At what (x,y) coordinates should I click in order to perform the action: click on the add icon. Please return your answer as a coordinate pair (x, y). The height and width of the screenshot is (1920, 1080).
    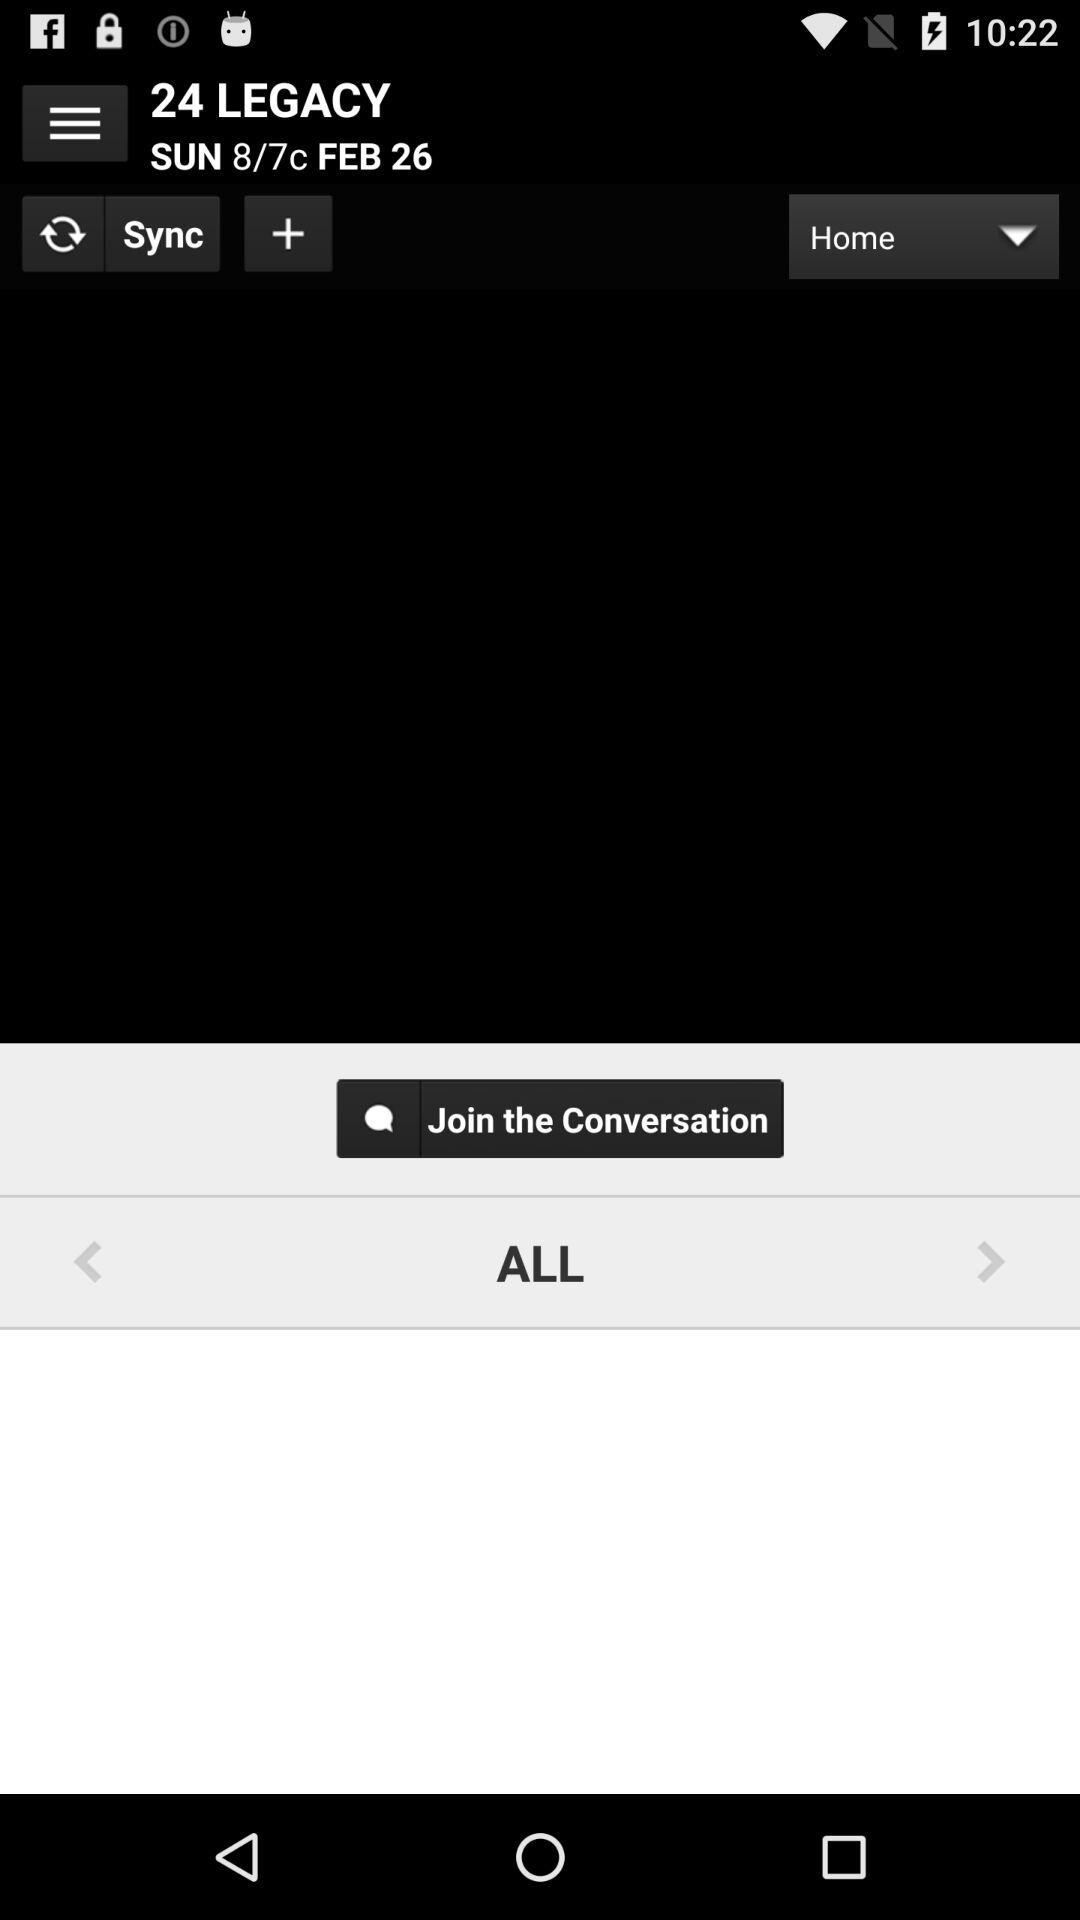
    Looking at the image, I should click on (289, 248).